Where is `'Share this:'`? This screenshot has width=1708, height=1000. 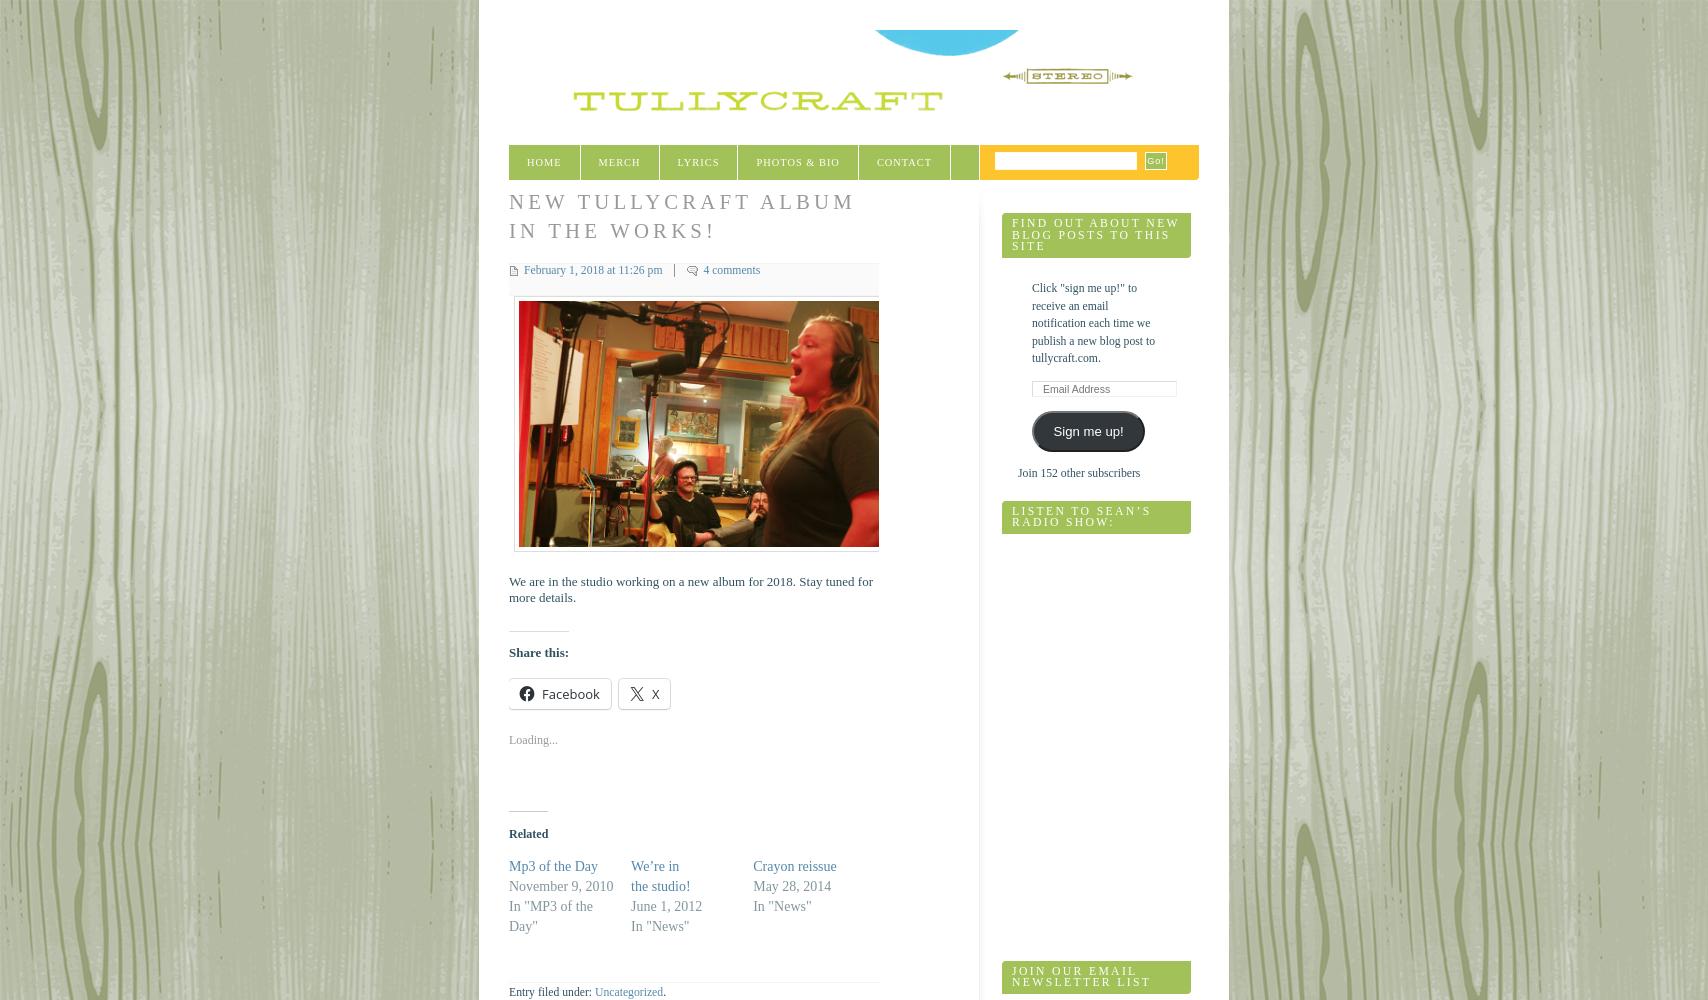
'Share this:' is located at coordinates (539, 651).